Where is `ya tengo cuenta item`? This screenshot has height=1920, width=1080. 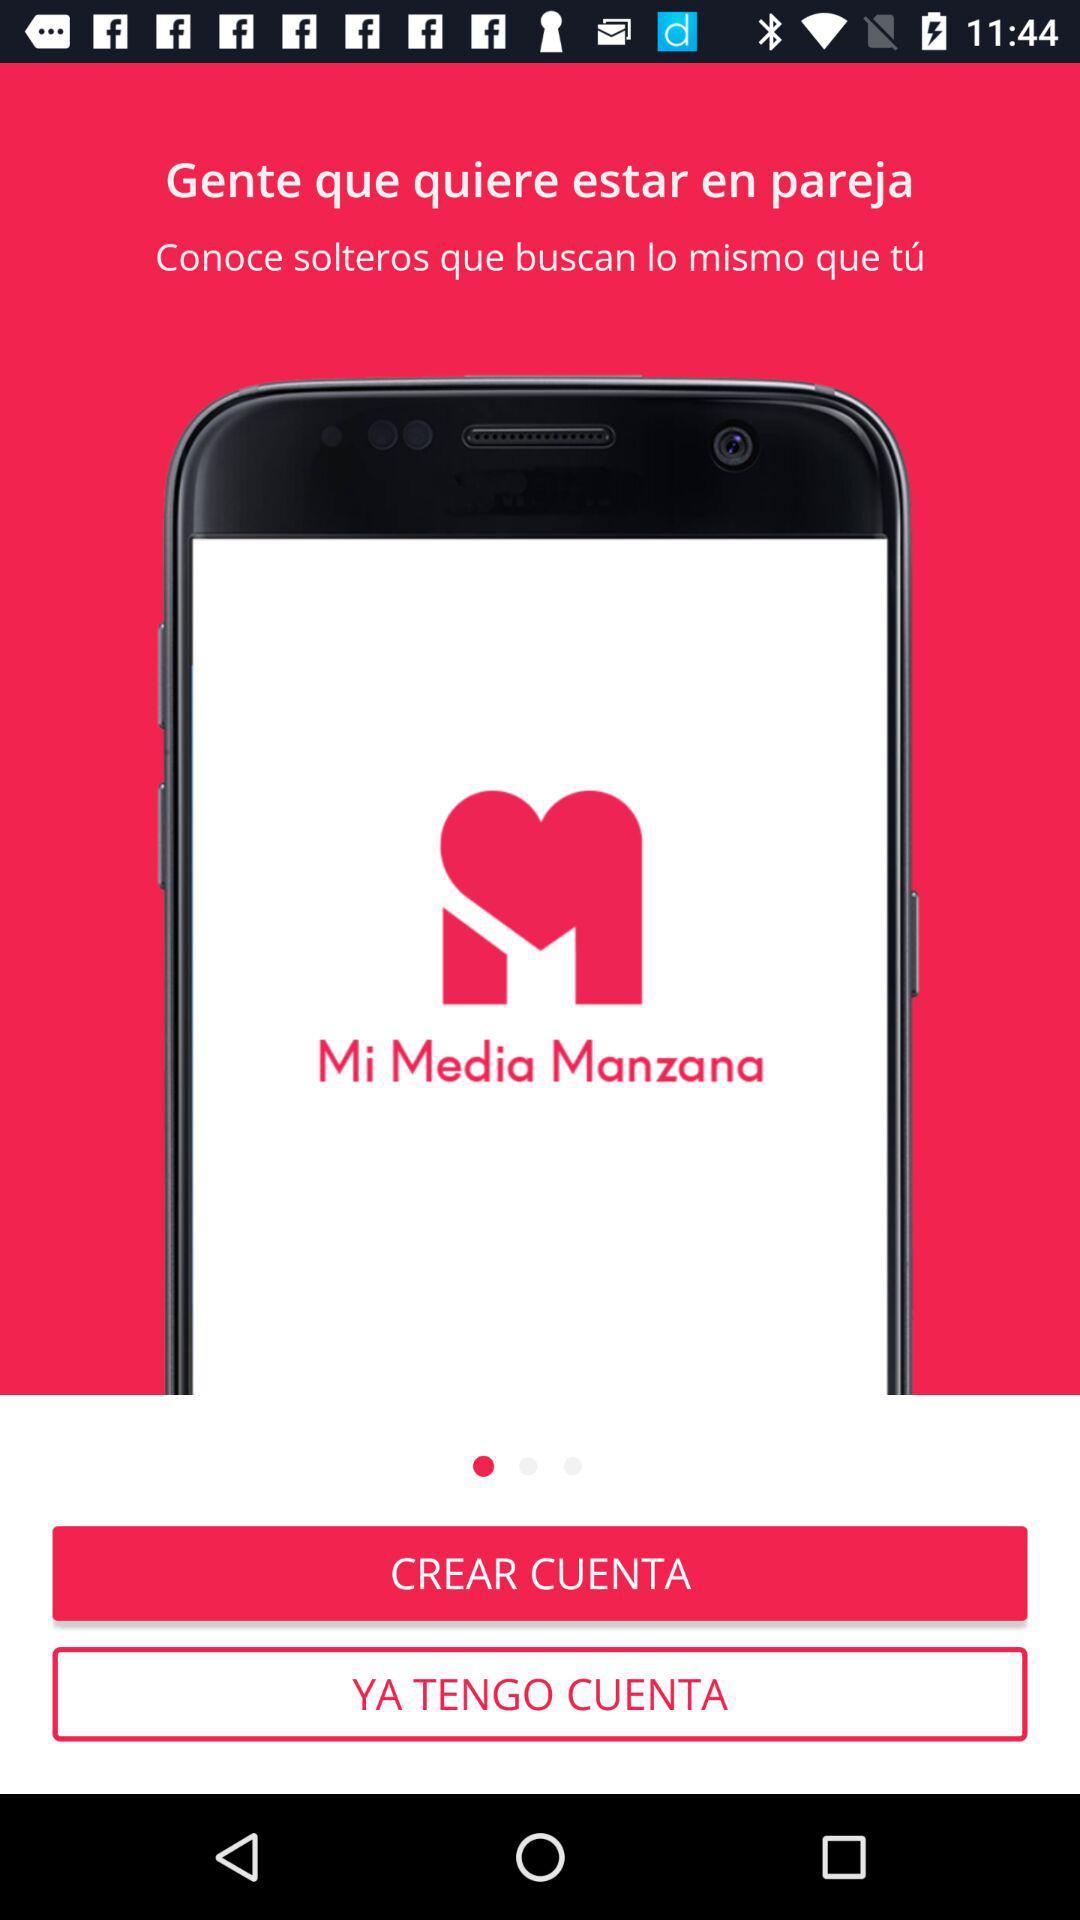
ya tengo cuenta item is located at coordinates (540, 1693).